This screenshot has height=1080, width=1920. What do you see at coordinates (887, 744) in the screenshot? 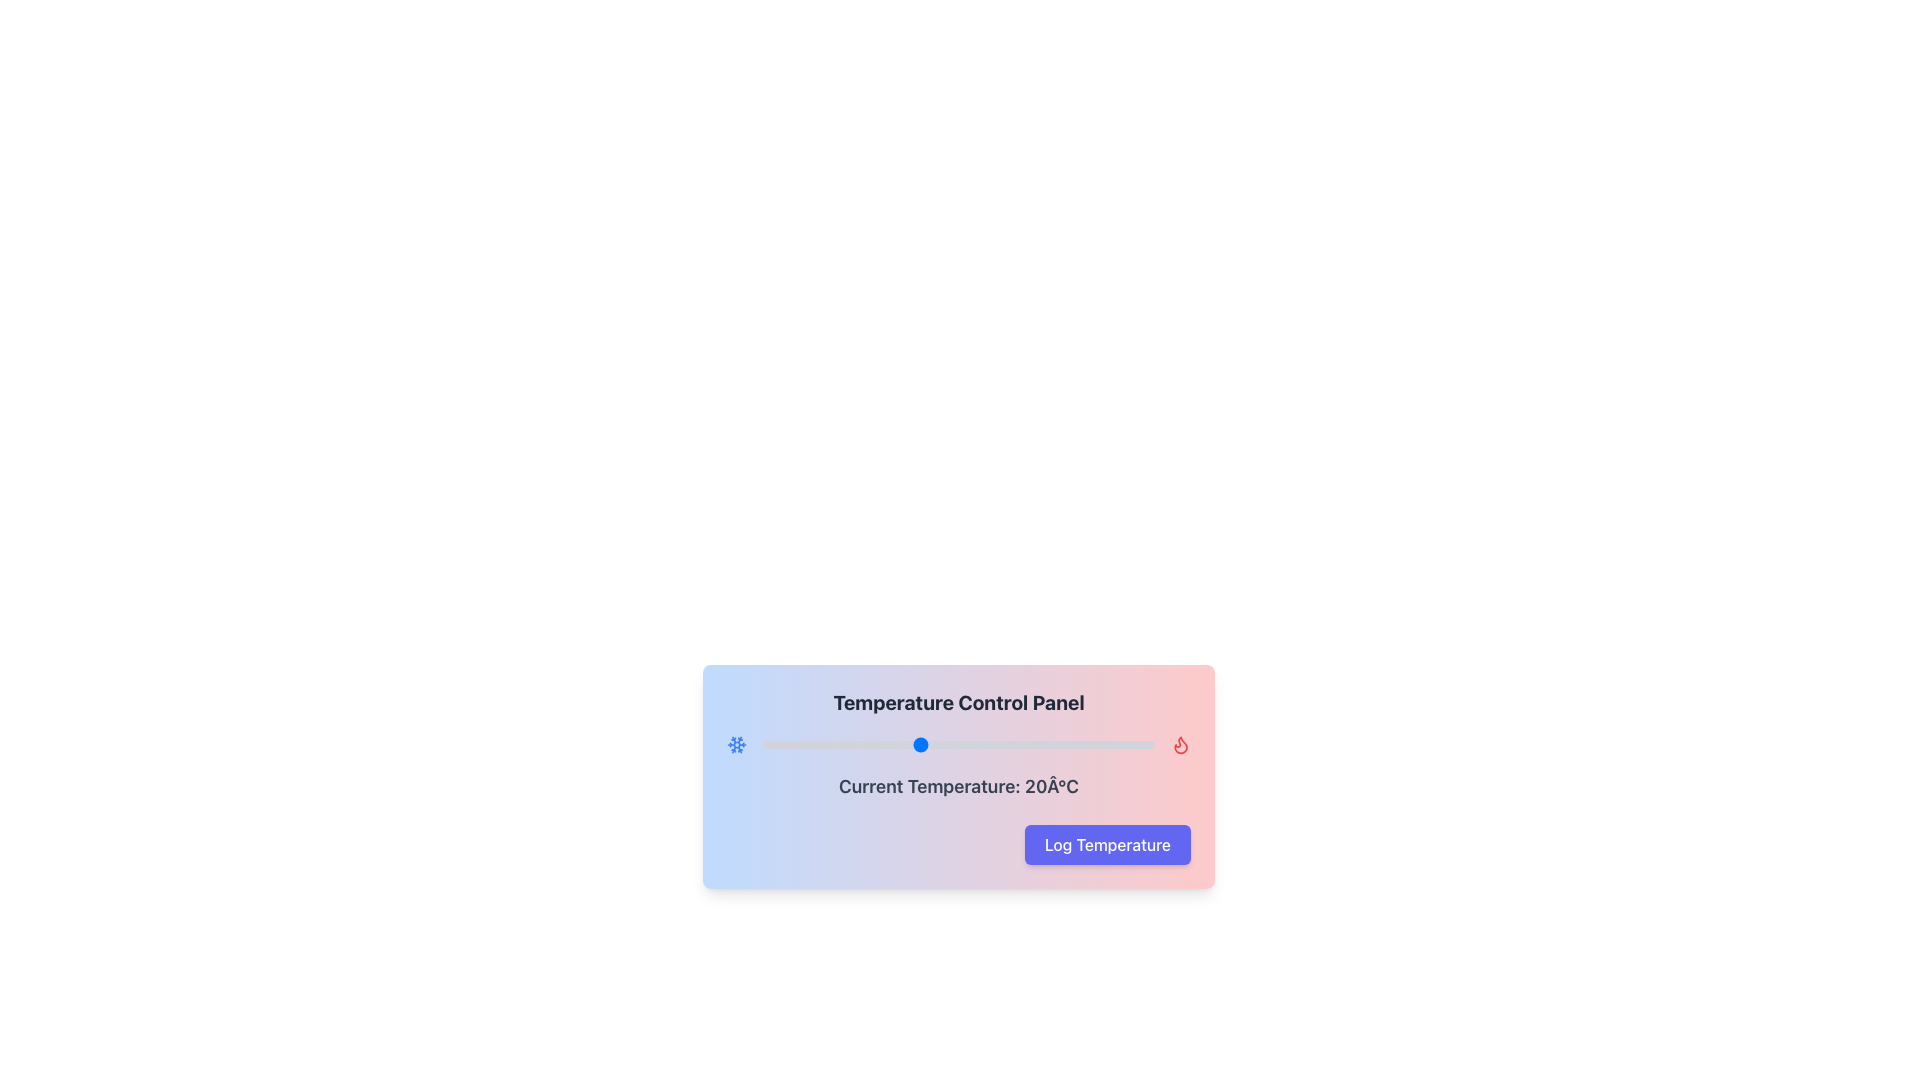
I see `the temperature slider` at bounding box center [887, 744].